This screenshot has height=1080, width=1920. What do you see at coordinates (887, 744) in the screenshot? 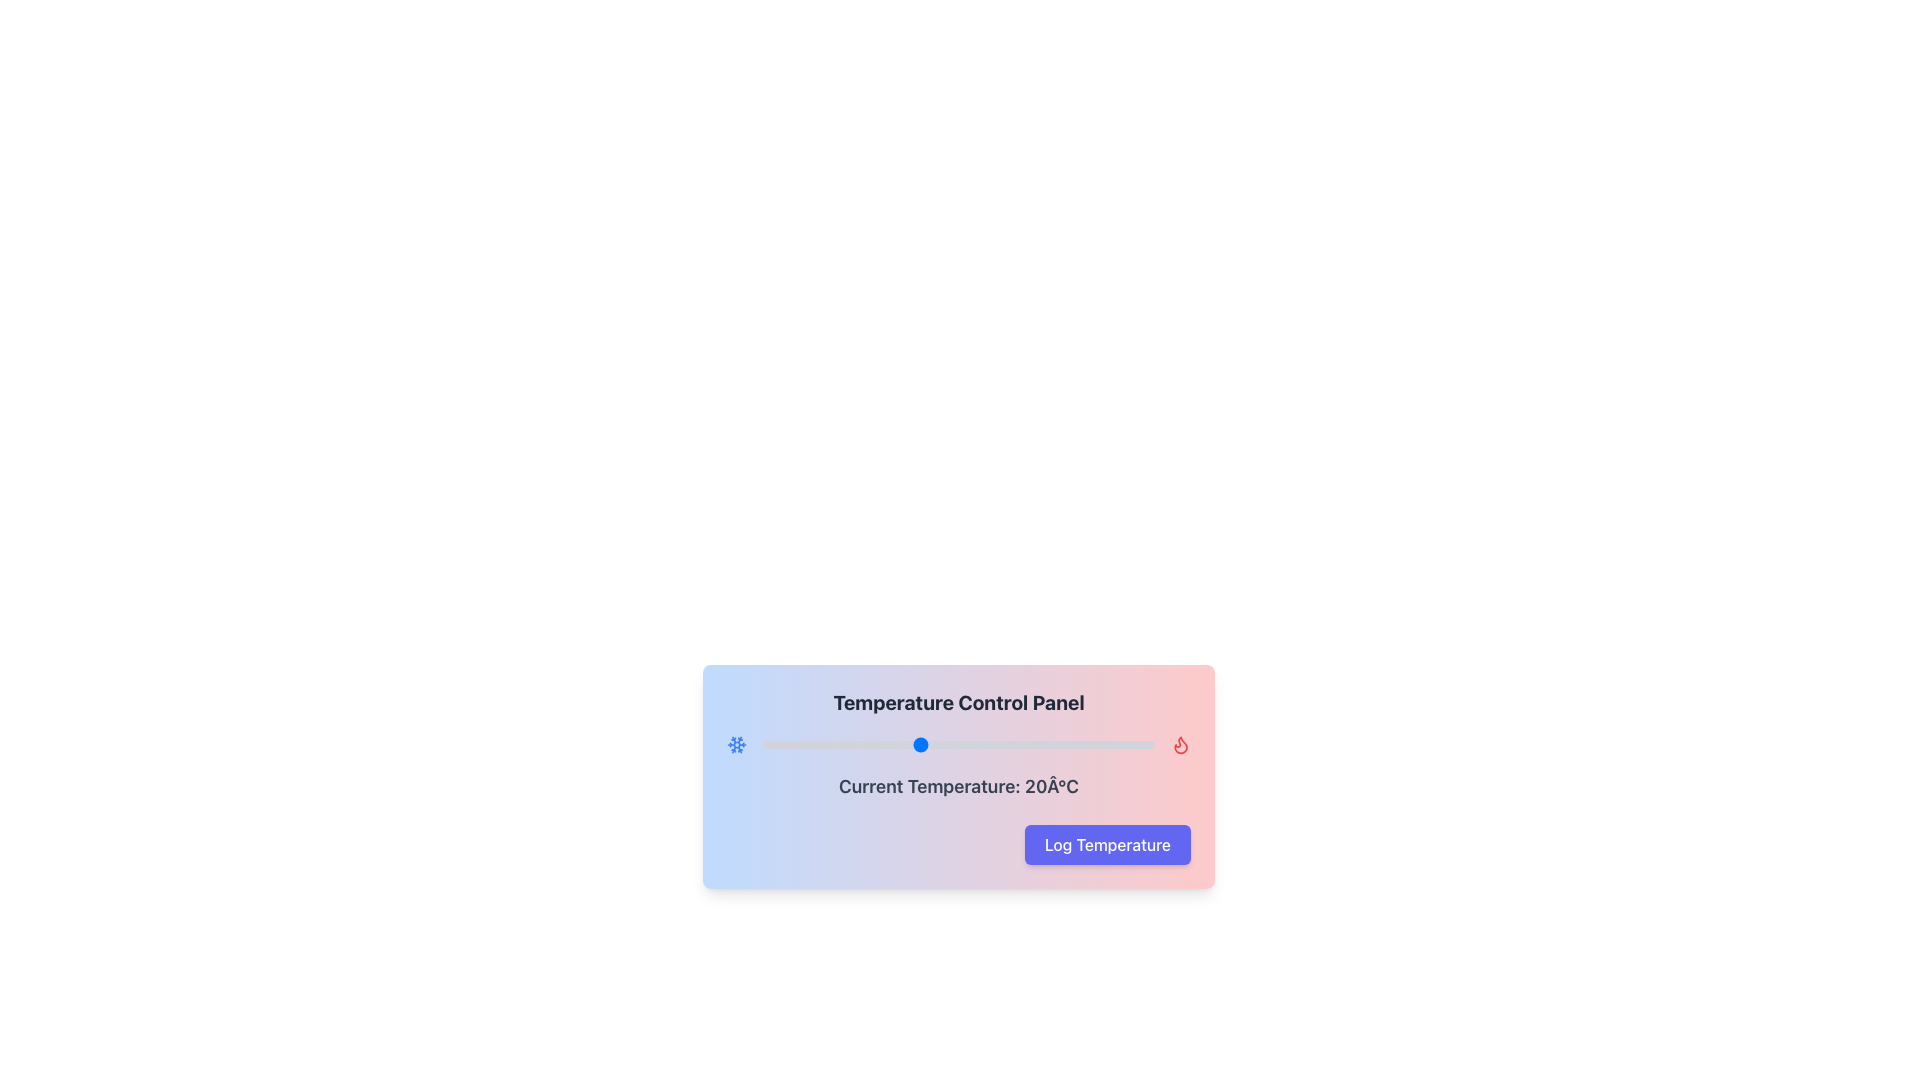
I see `the temperature slider` at bounding box center [887, 744].